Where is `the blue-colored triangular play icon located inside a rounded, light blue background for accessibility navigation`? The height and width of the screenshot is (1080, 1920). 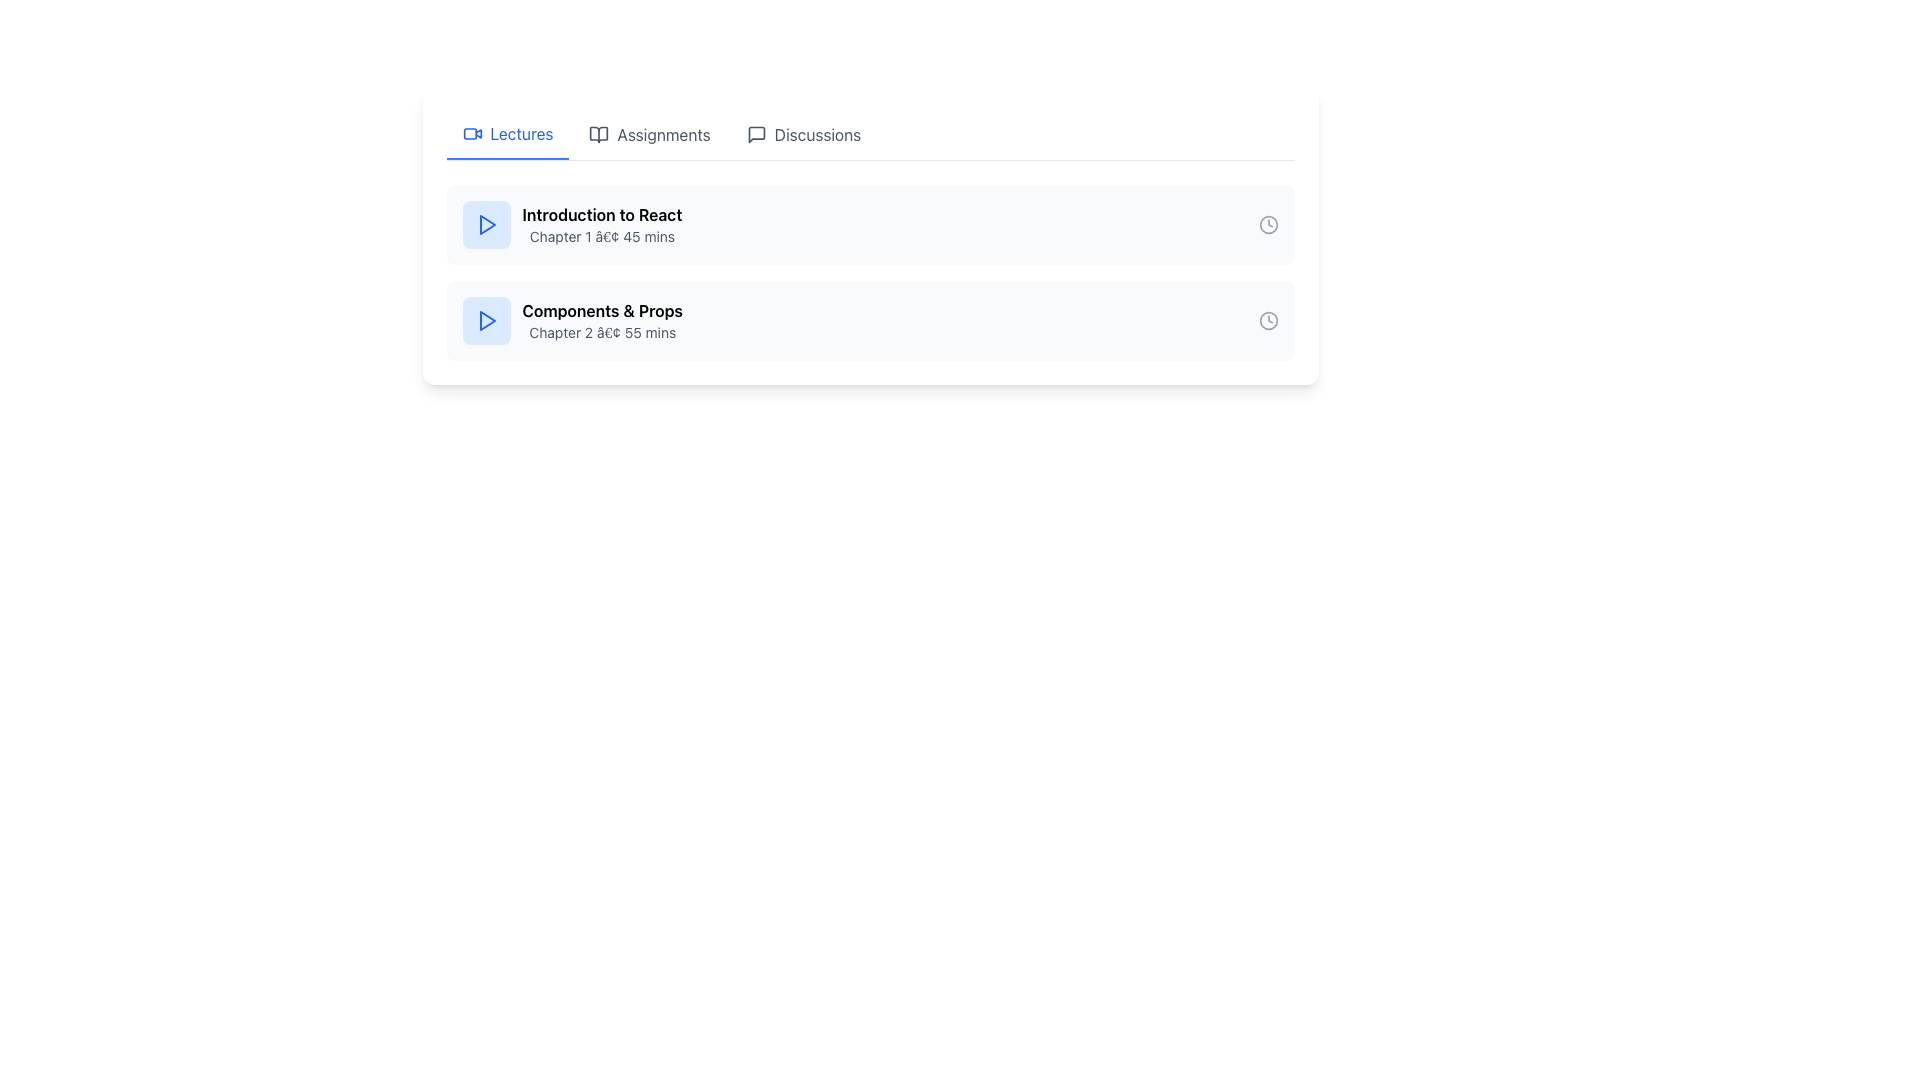 the blue-colored triangular play icon located inside a rounded, light blue background for accessibility navigation is located at coordinates (486, 224).